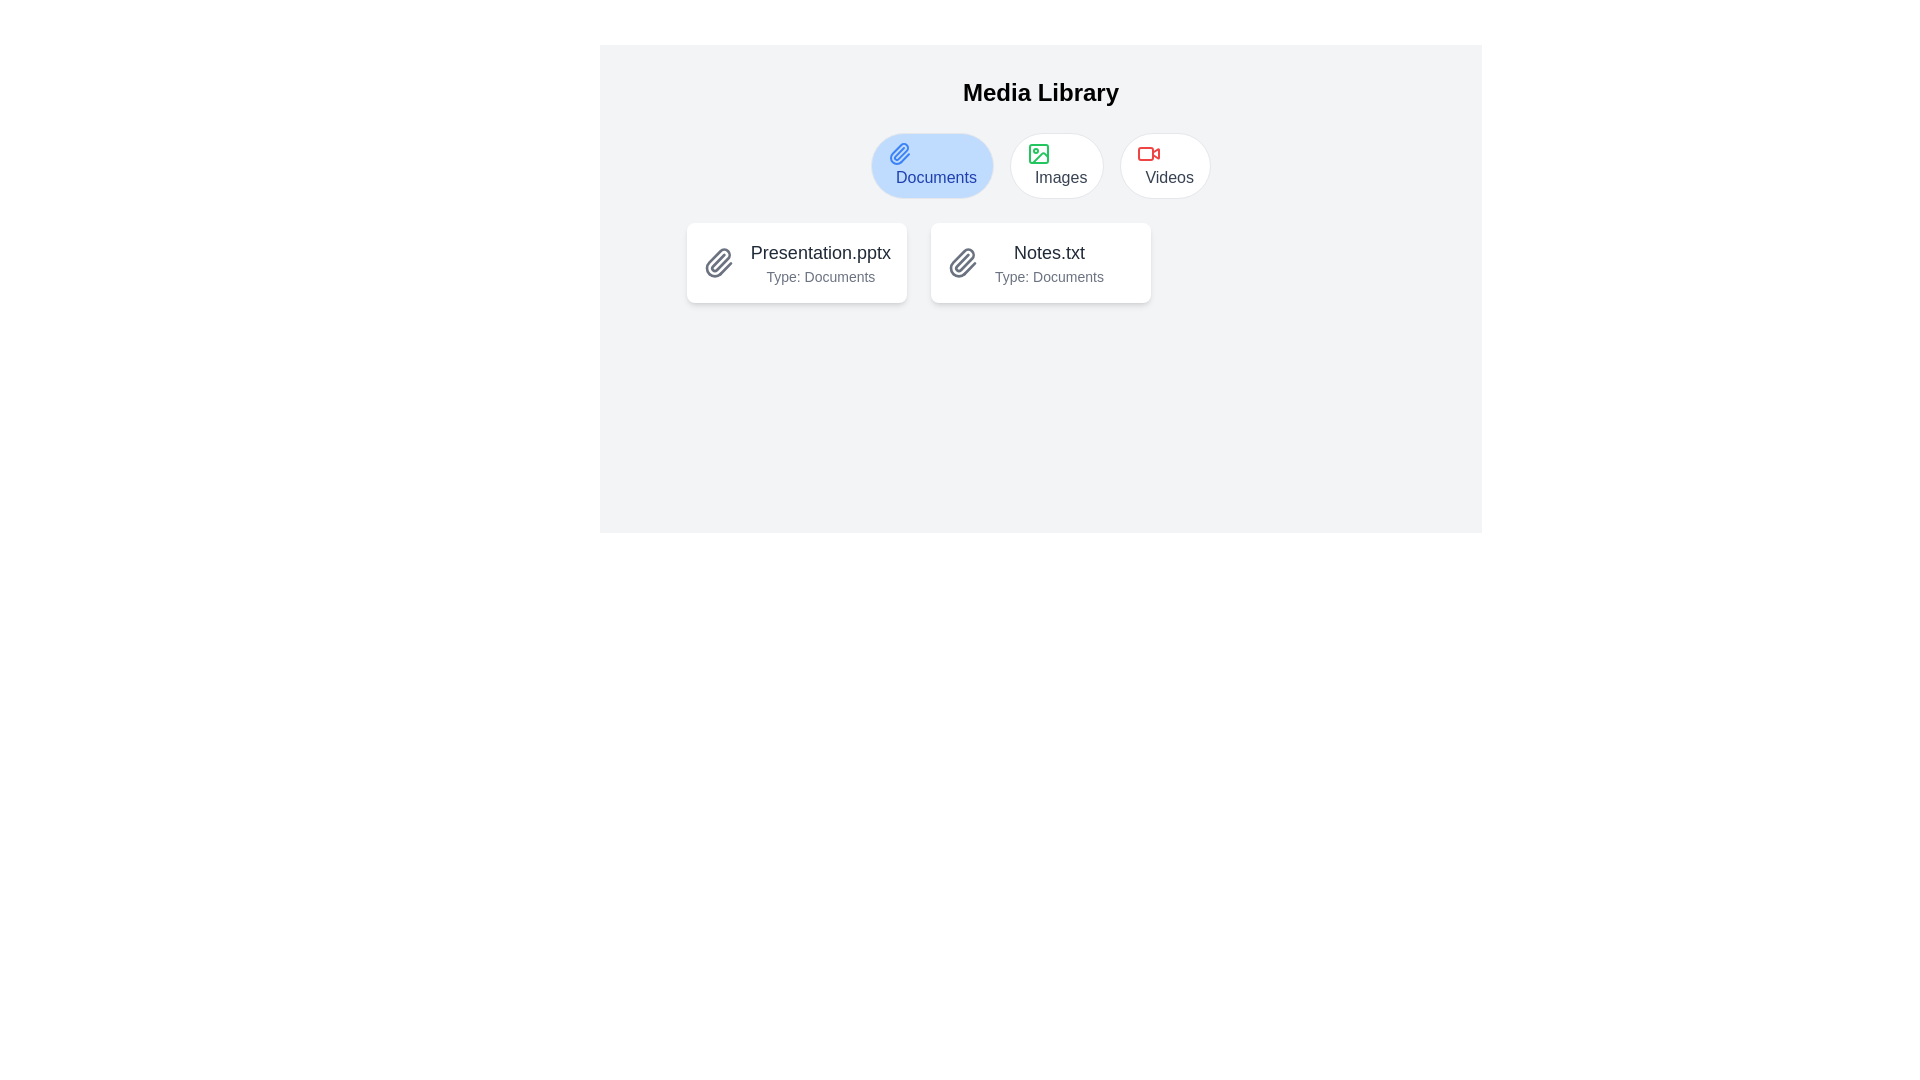 The height and width of the screenshot is (1080, 1920). I want to click on the text label that indicates the file type as 'Documents', located directly below the 'Presentation.pptx' label in the left card under the 'Media Library' header, so click(820, 277).